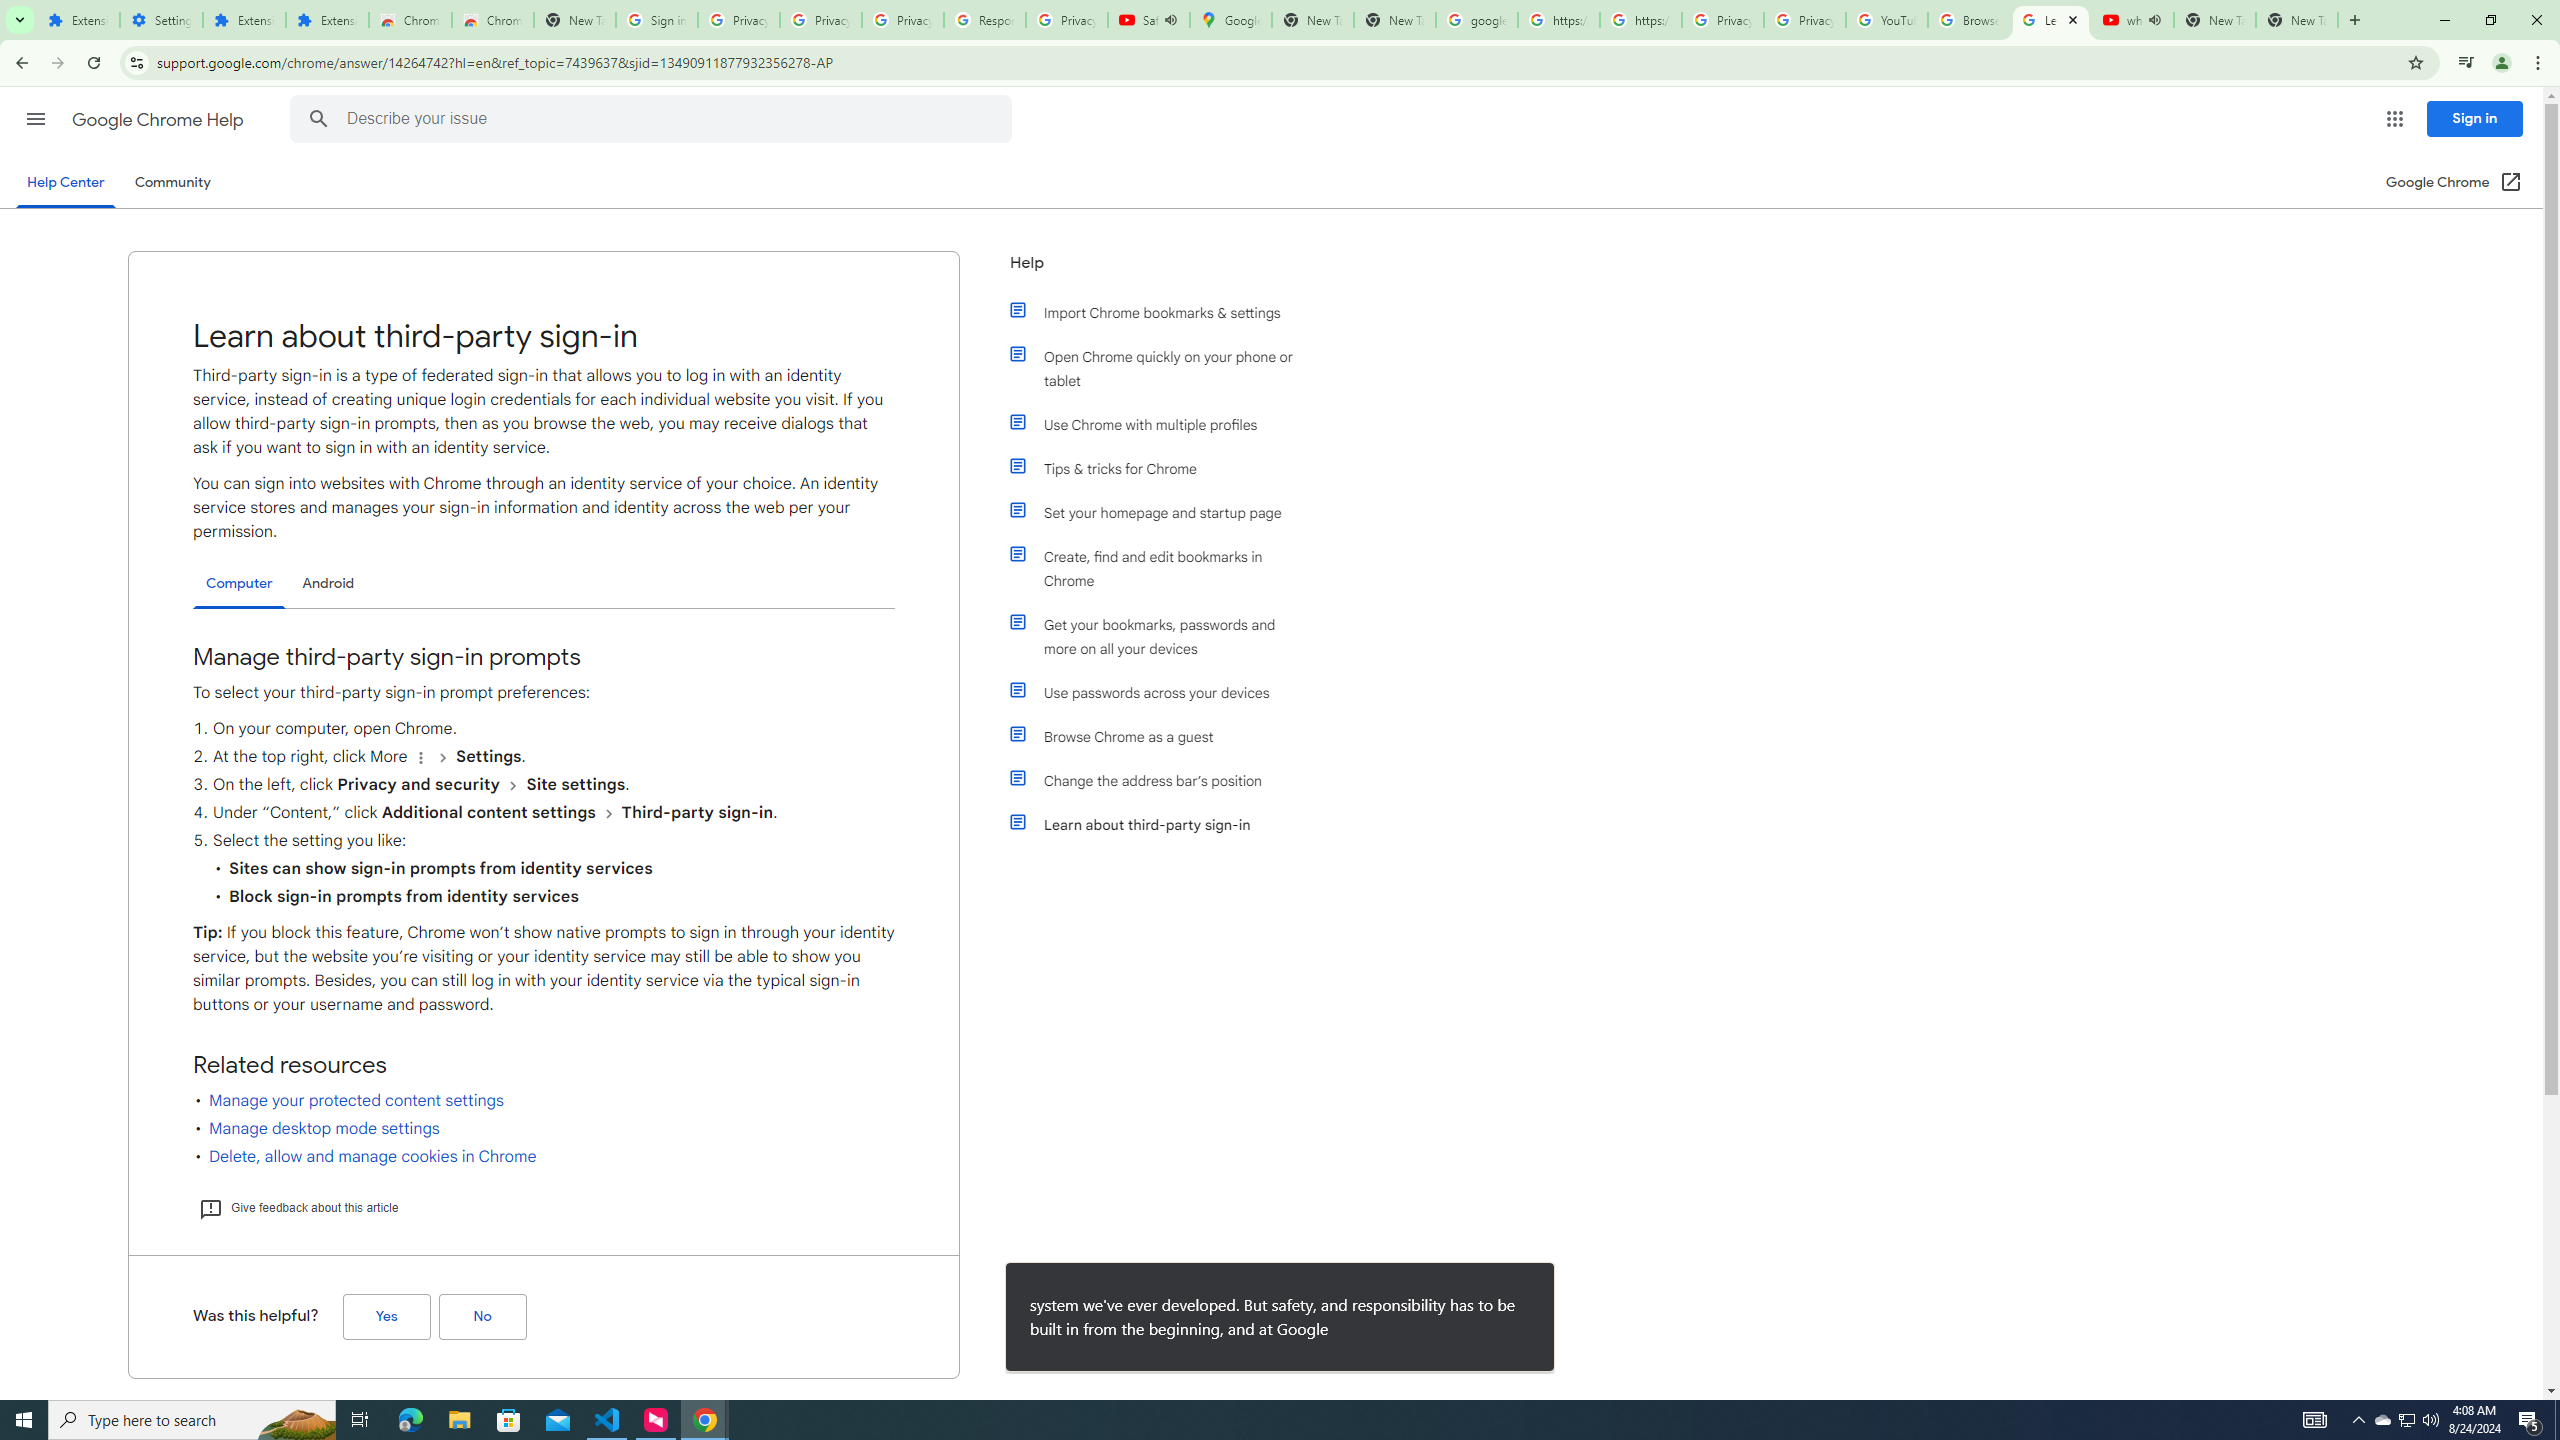 This screenshot has width=2560, height=1440. What do you see at coordinates (2155, 19) in the screenshot?
I see `'Mute tab'` at bounding box center [2155, 19].